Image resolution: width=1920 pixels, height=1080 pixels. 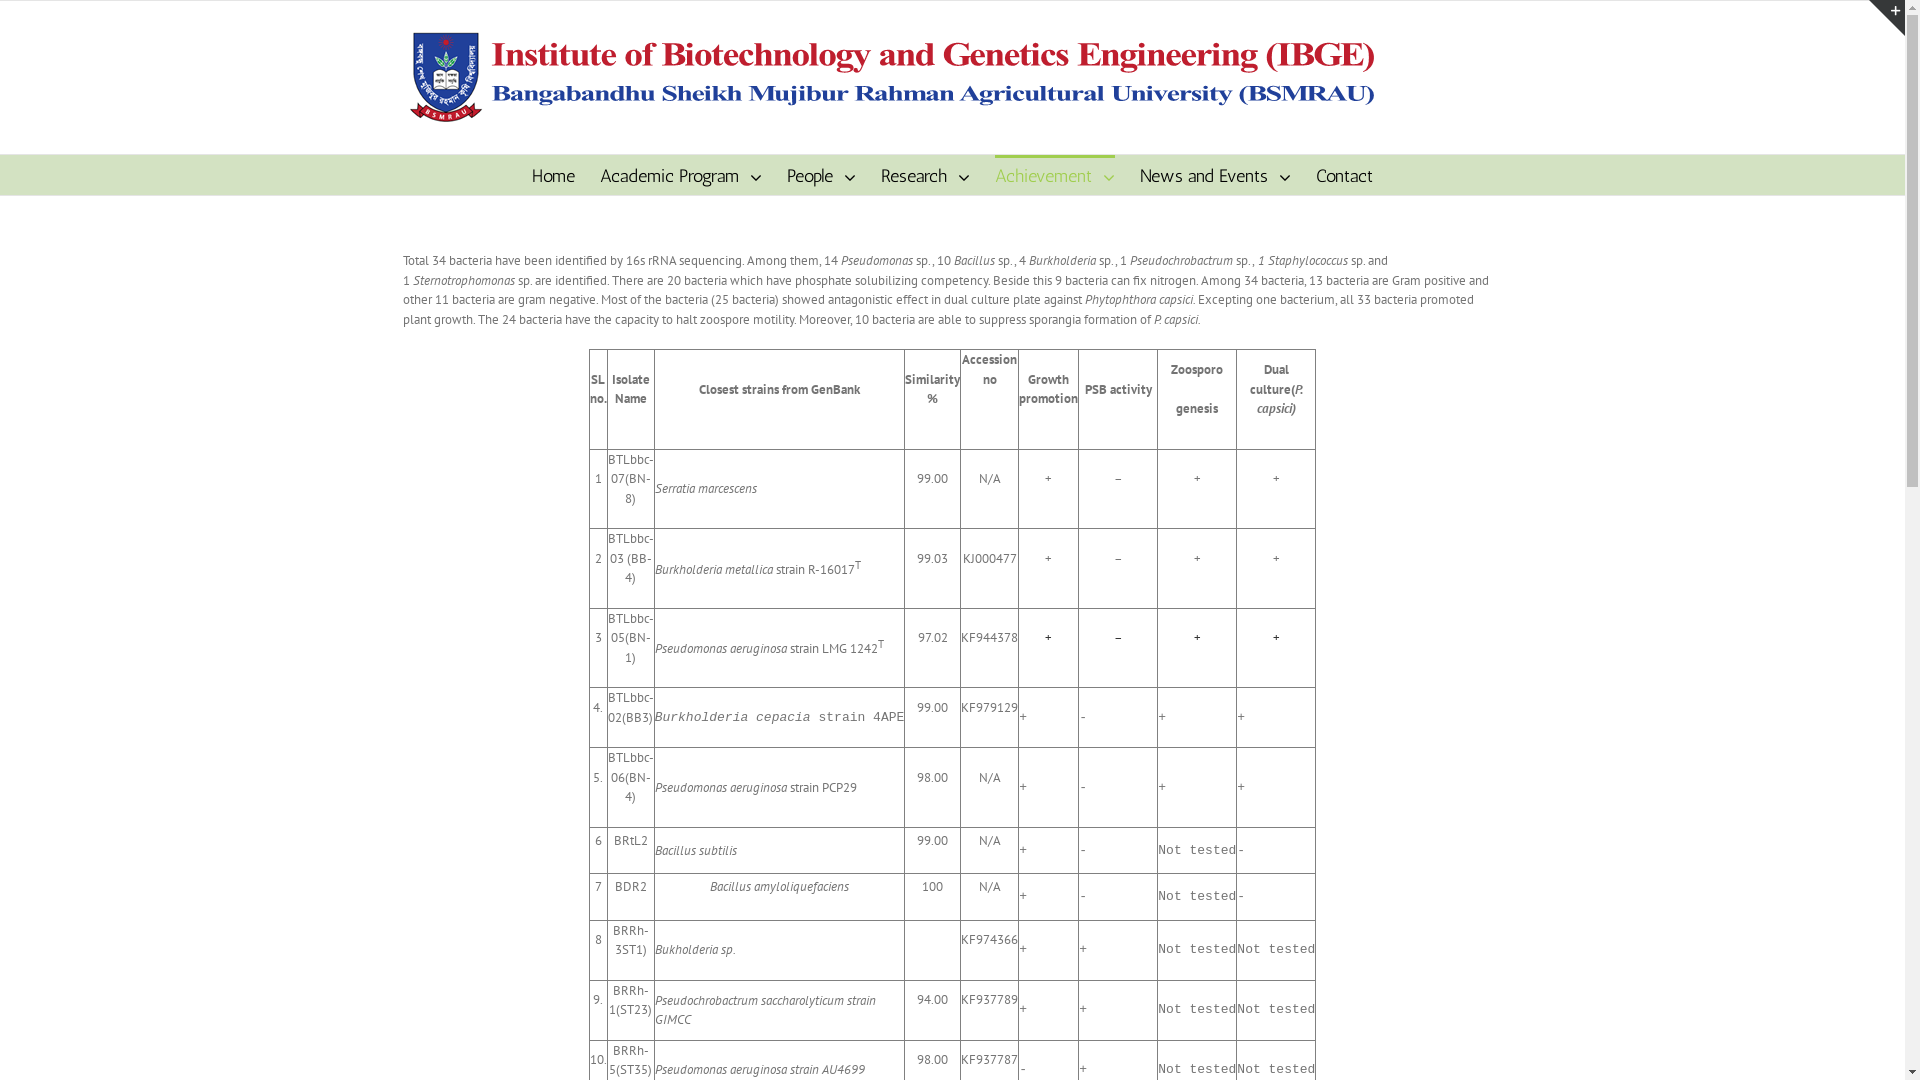 I want to click on 'Academic Program', so click(x=599, y=173).